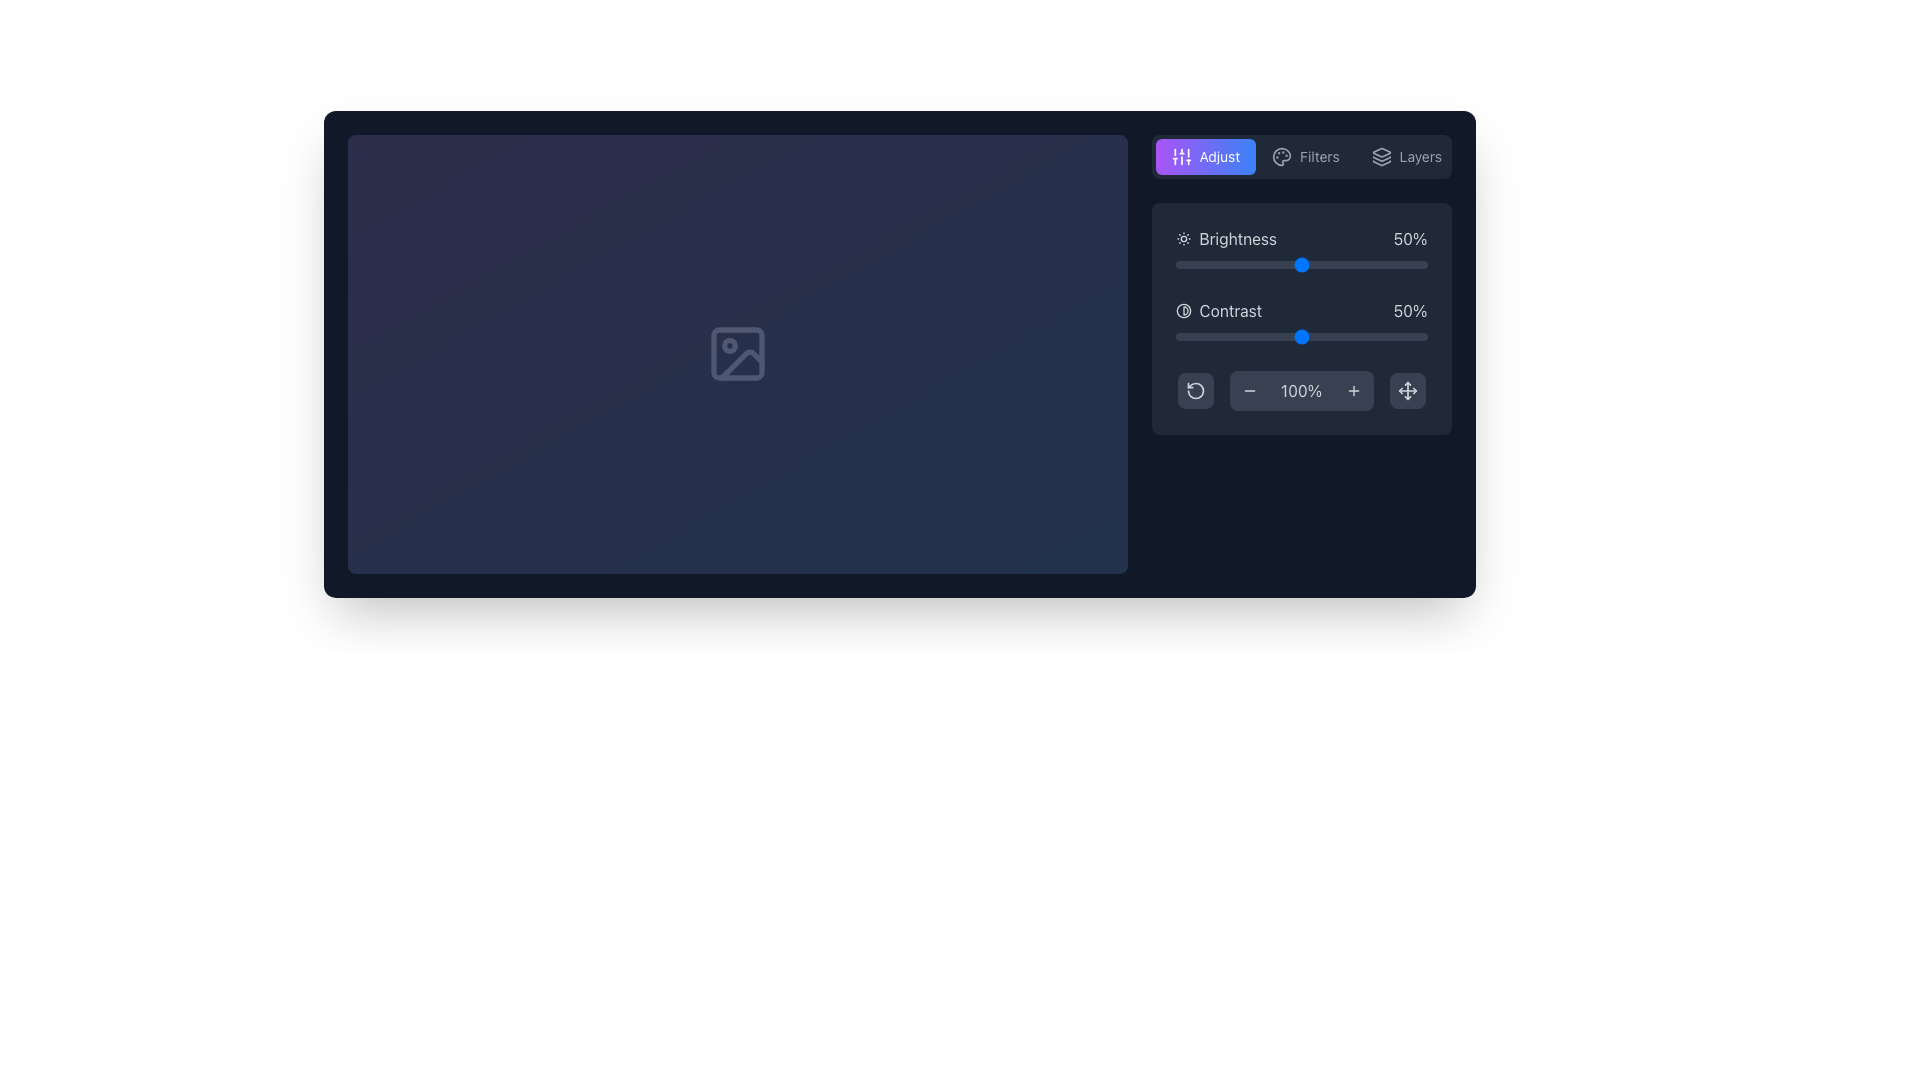  I want to click on the slider value, so click(1381, 264).